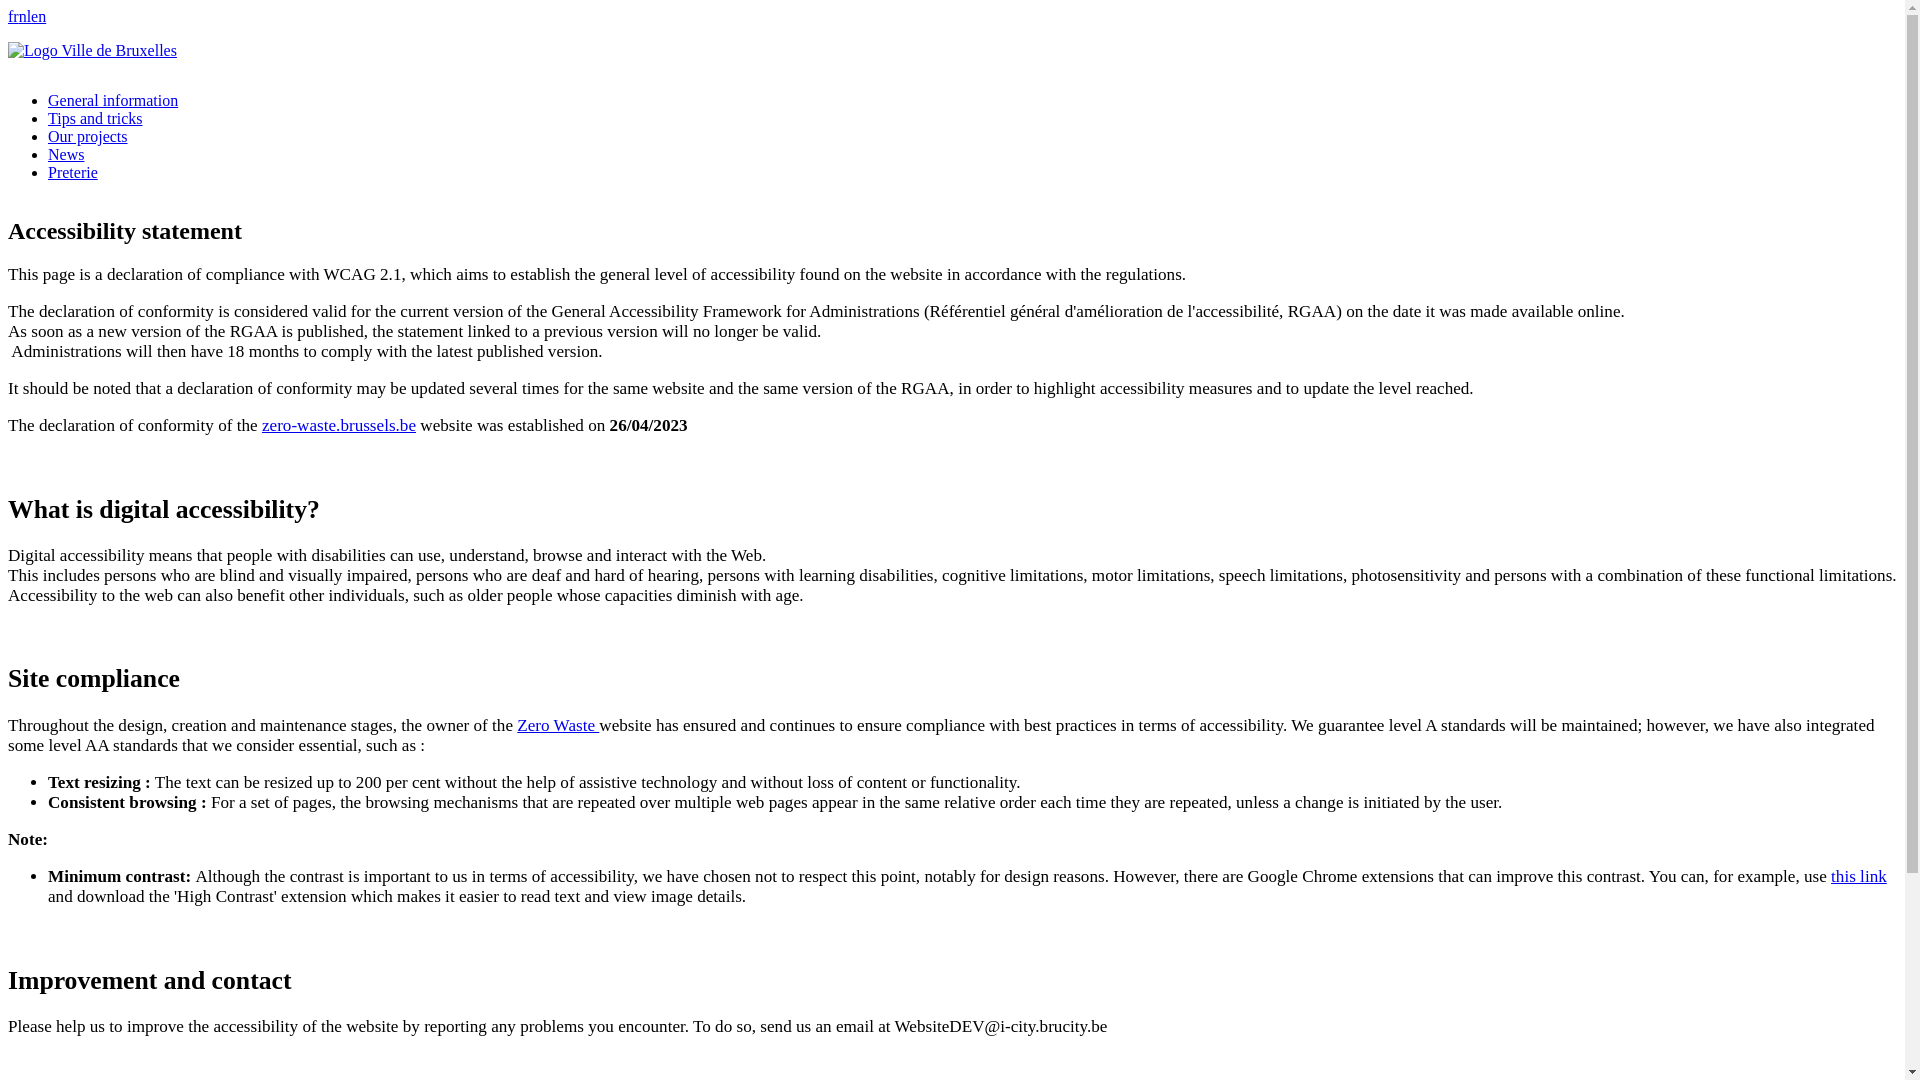 Image resolution: width=1920 pixels, height=1080 pixels. Describe the element at coordinates (48, 100) in the screenshot. I see `'General information'` at that location.